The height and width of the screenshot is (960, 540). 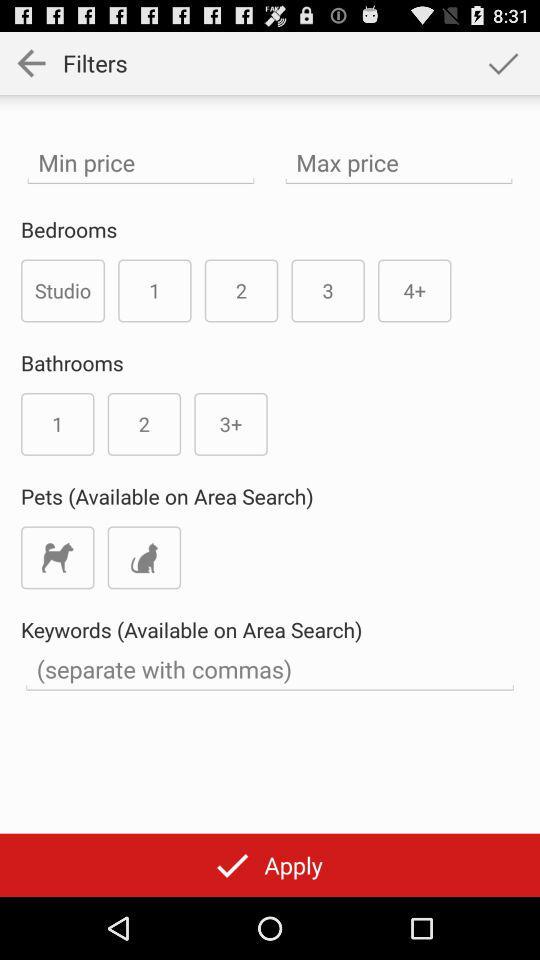 I want to click on the item next to filters icon, so click(x=502, y=62).